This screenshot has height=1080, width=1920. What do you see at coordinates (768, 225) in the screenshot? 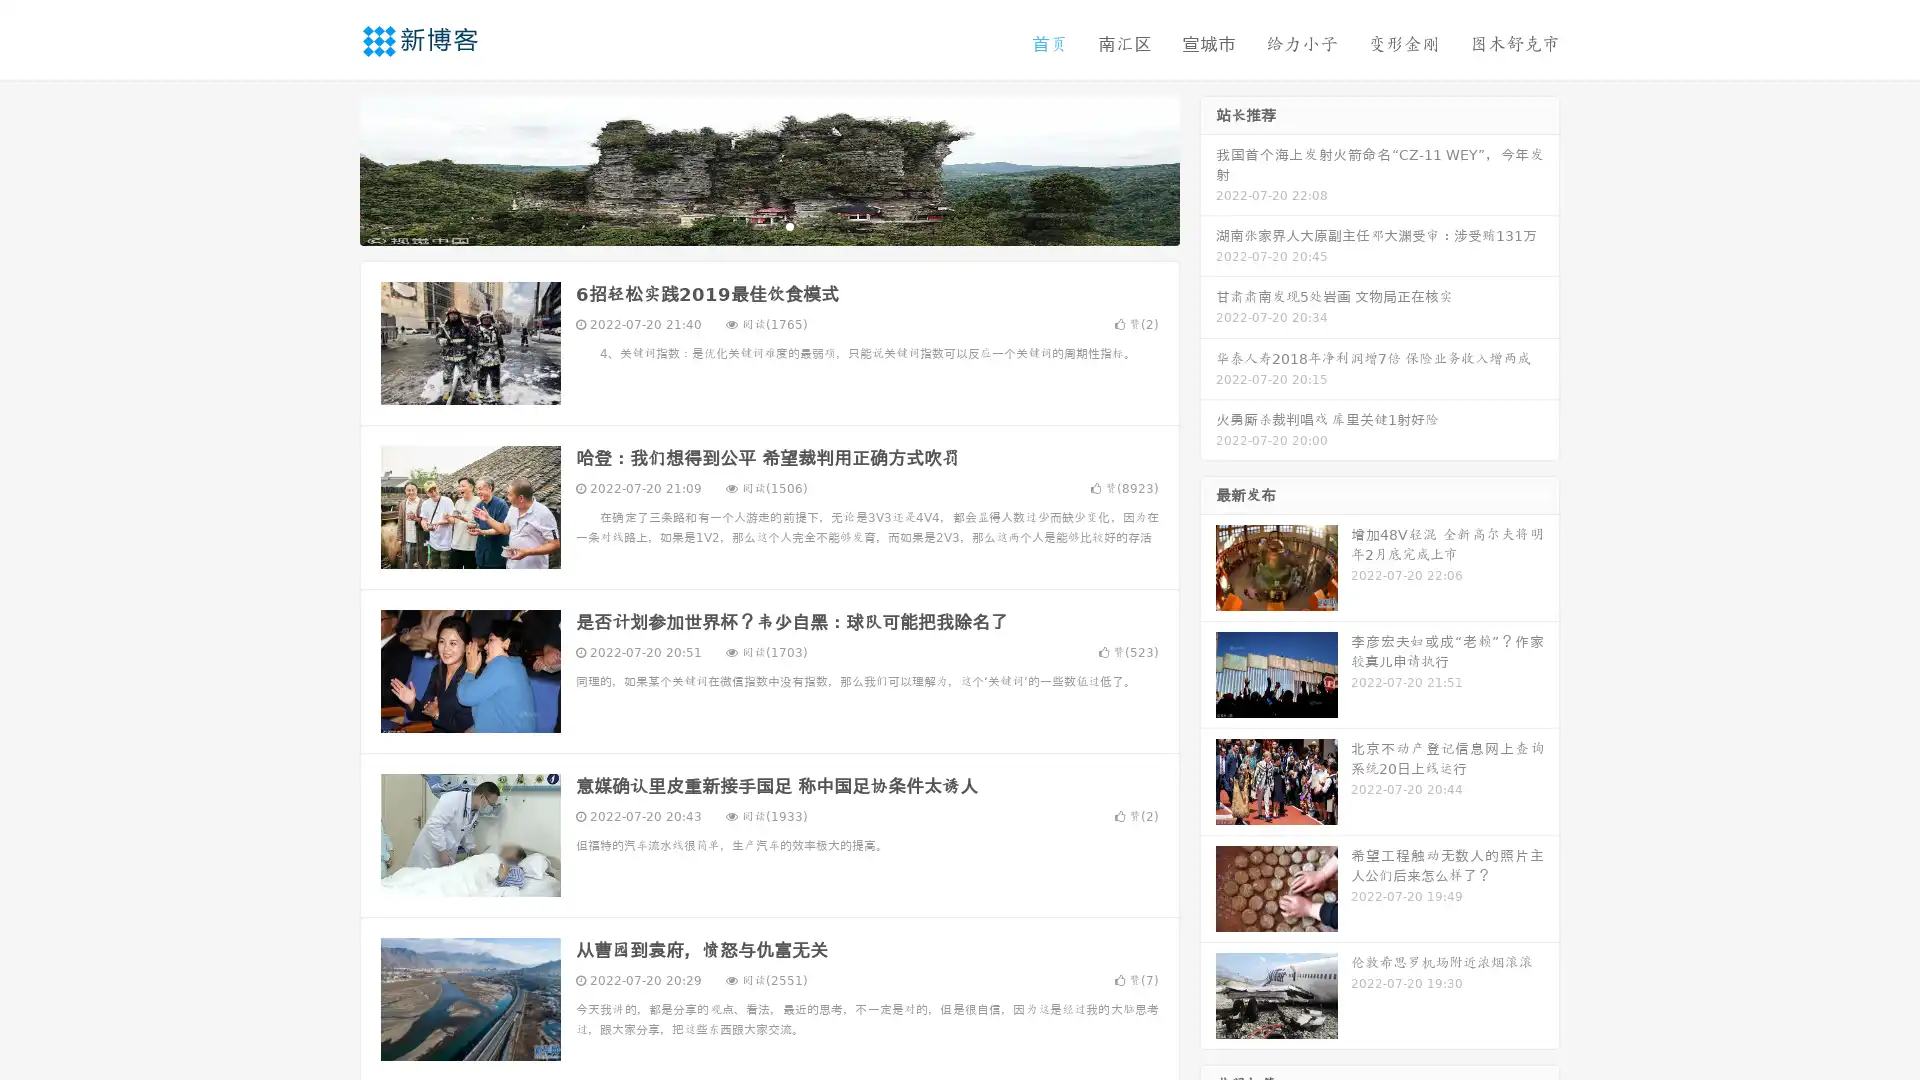
I see `Go to slide 2` at bounding box center [768, 225].